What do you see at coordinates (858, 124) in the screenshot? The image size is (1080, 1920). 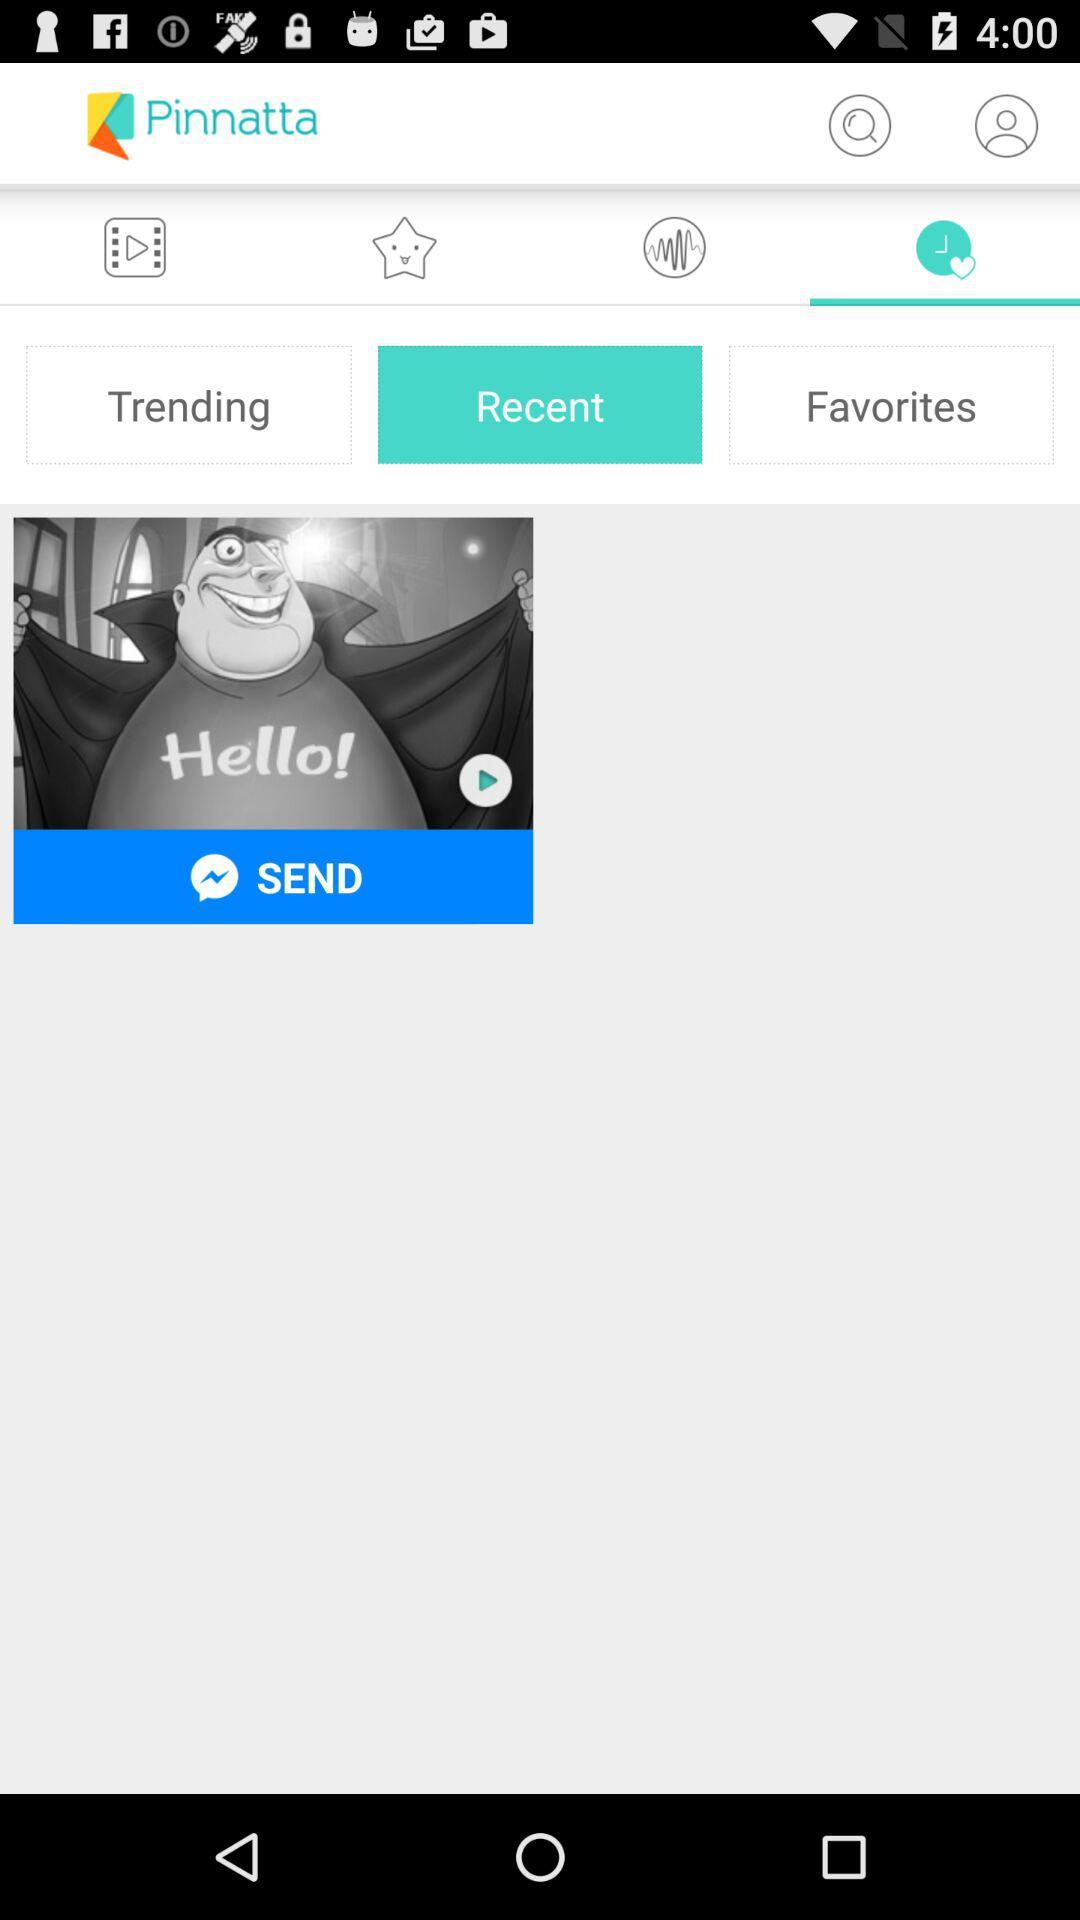 I see `the icon which is to the right from the pinnatta` at bounding box center [858, 124].